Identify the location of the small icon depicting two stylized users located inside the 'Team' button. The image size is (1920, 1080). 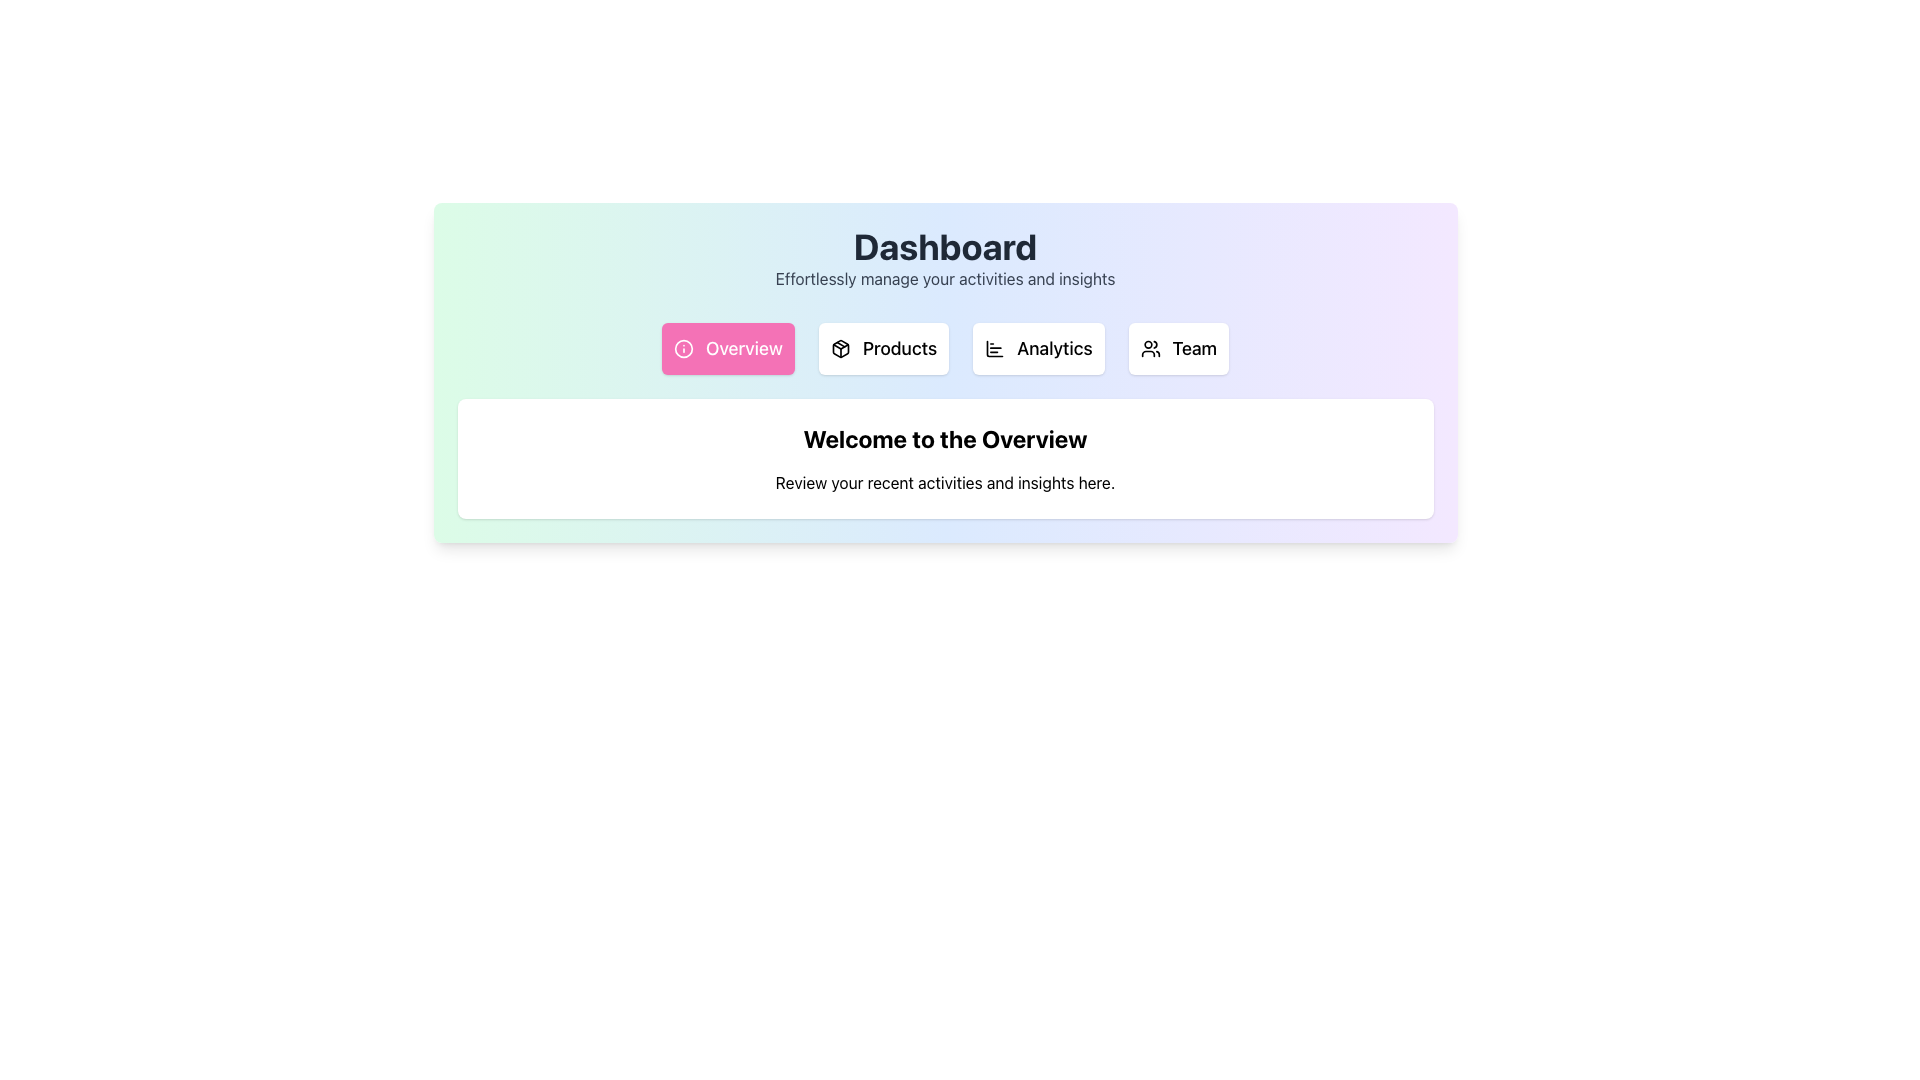
(1150, 347).